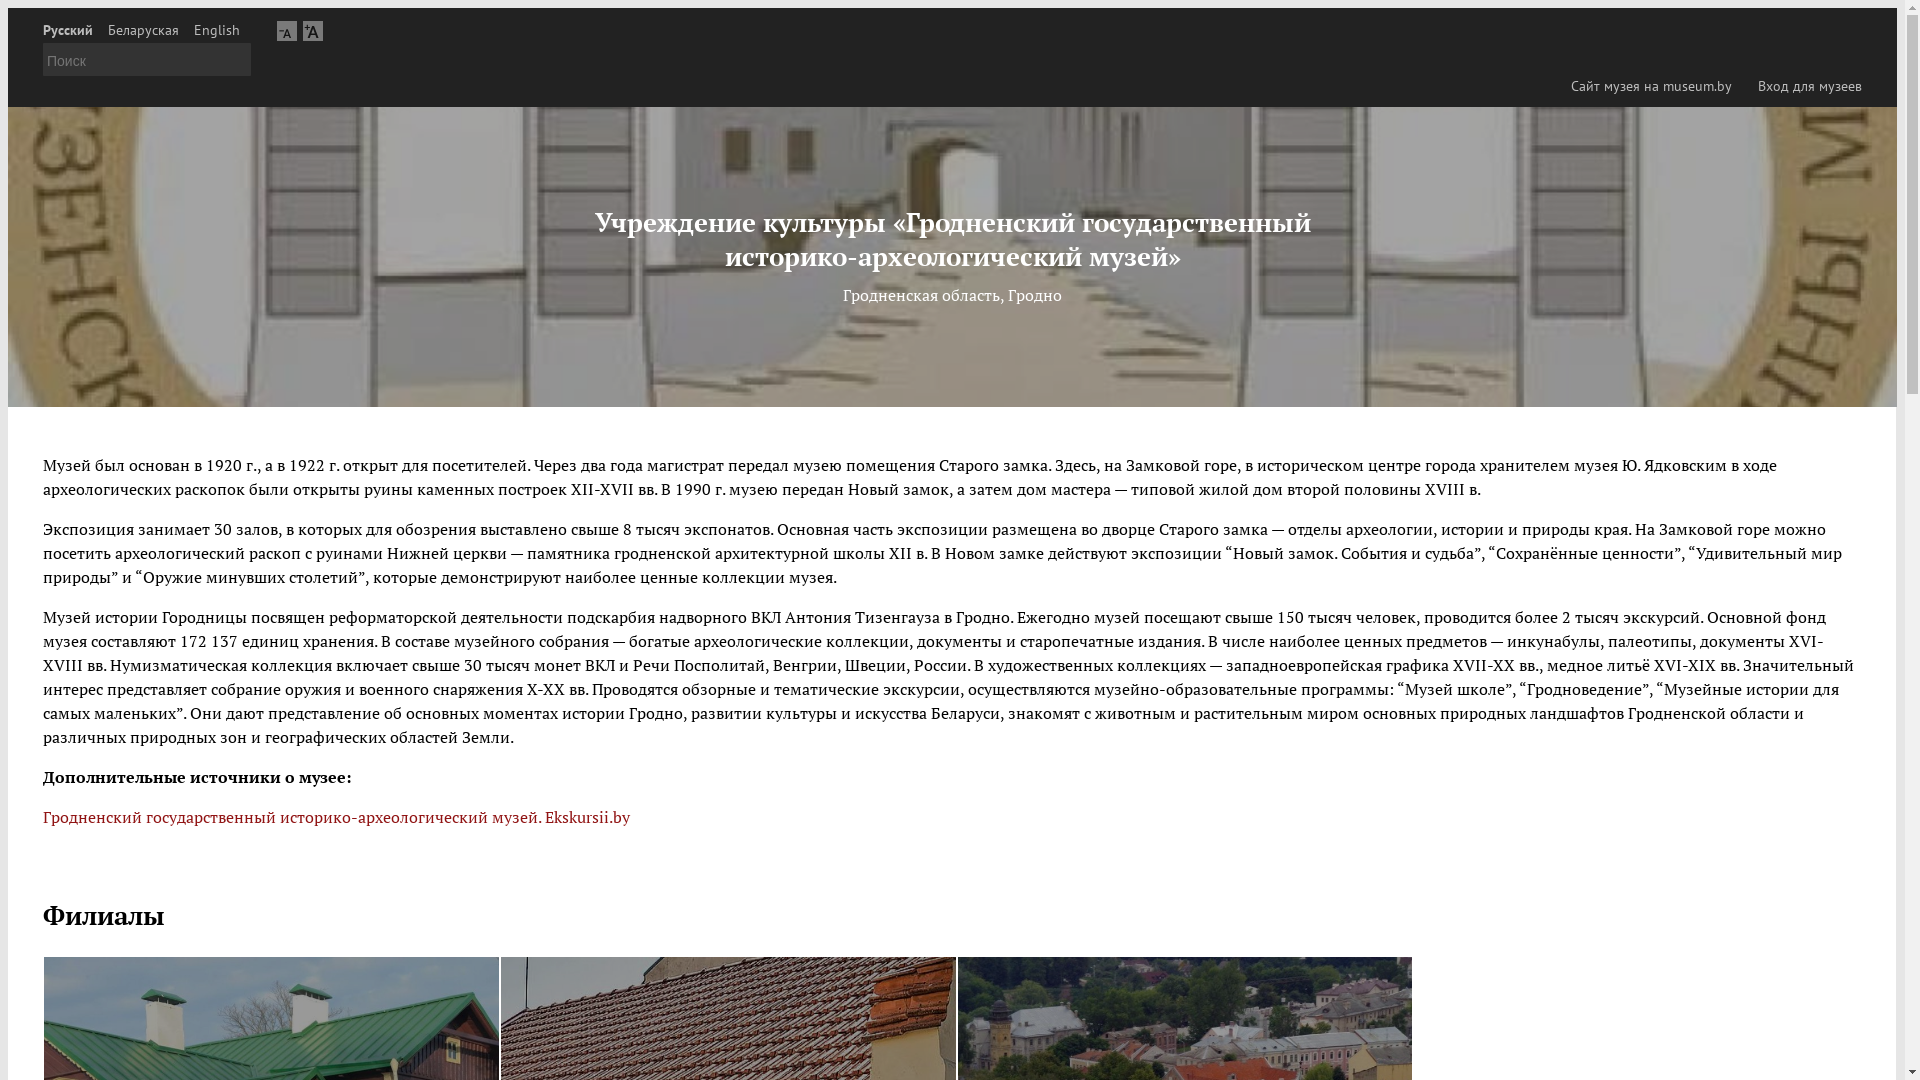 This screenshot has width=1920, height=1080. Describe the element at coordinates (311, 30) in the screenshot. I see `'A'` at that location.